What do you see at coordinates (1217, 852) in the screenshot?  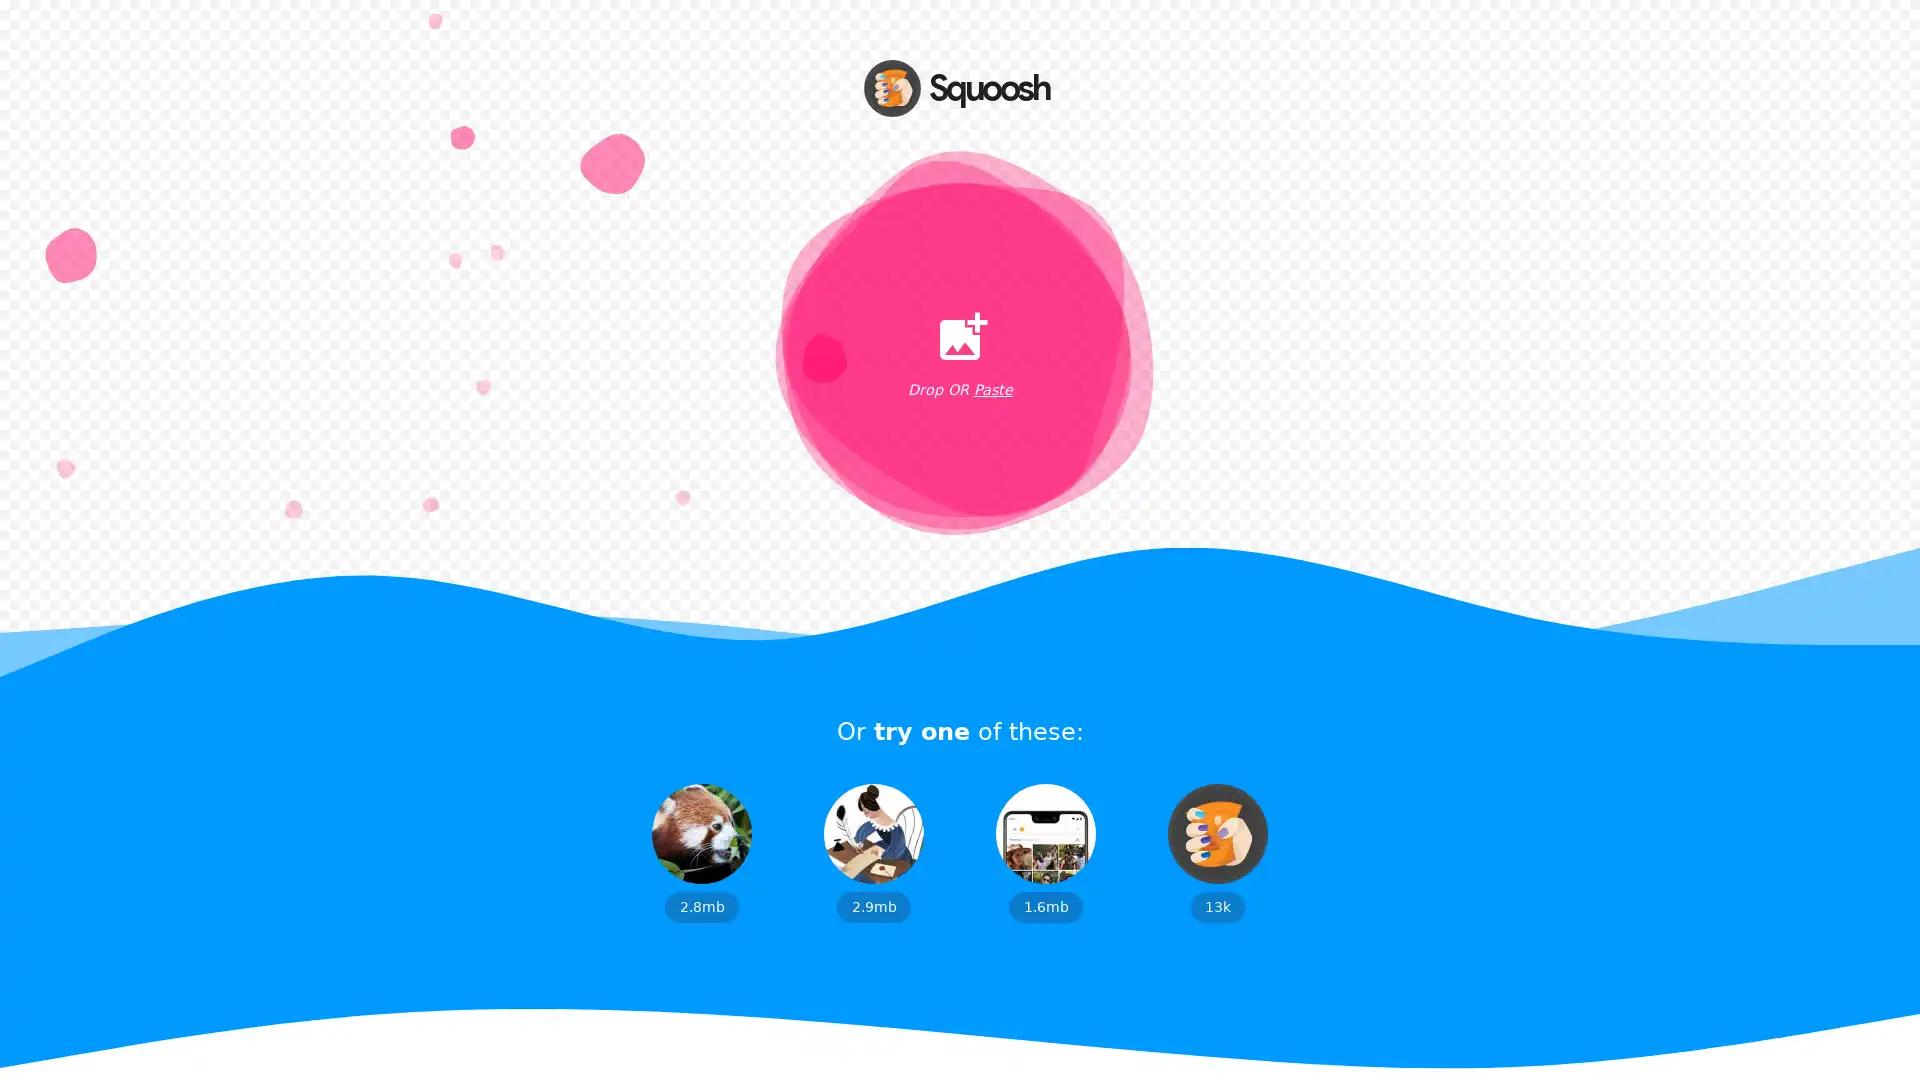 I see `SVG icon 13k` at bounding box center [1217, 852].